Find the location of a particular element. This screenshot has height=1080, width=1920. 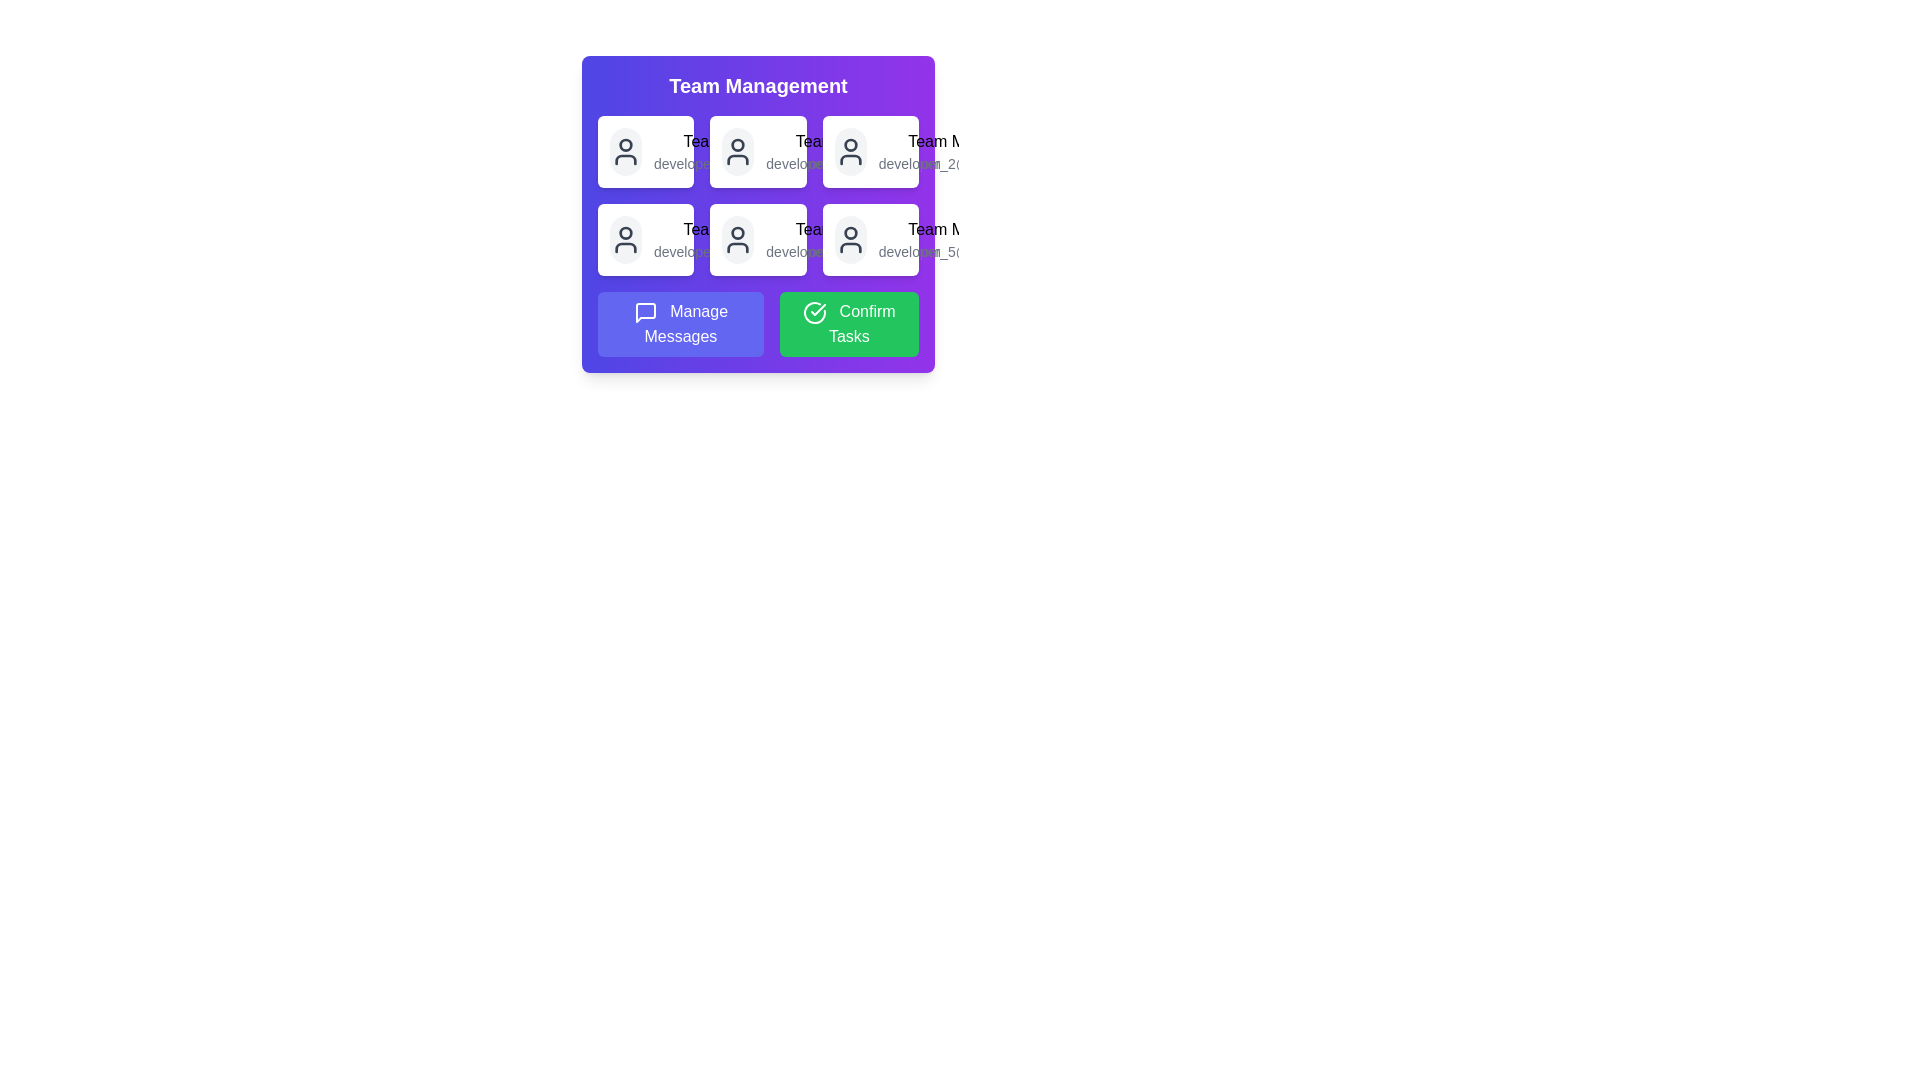

the Text Information Block displaying the team member's name and email address is located at coordinates (853, 238).